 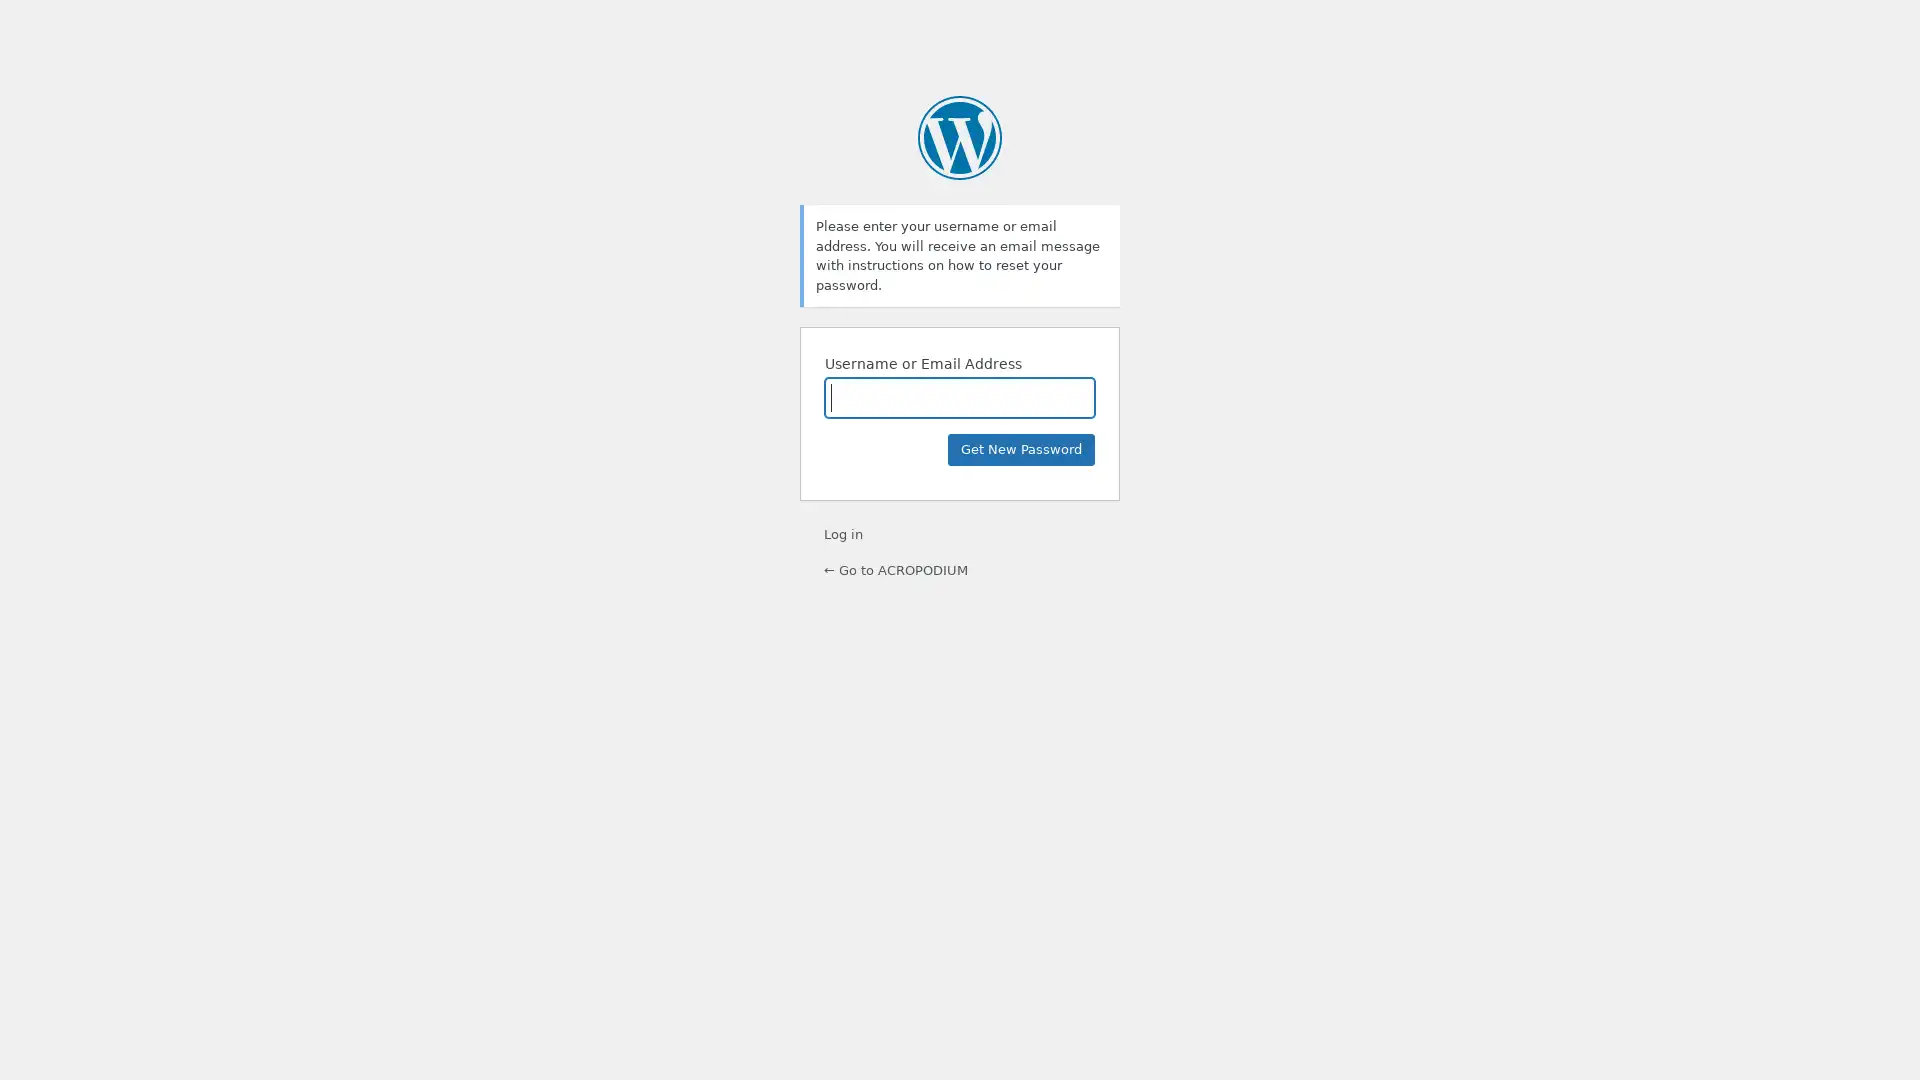 I want to click on Get New Password, so click(x=1021, y=450).